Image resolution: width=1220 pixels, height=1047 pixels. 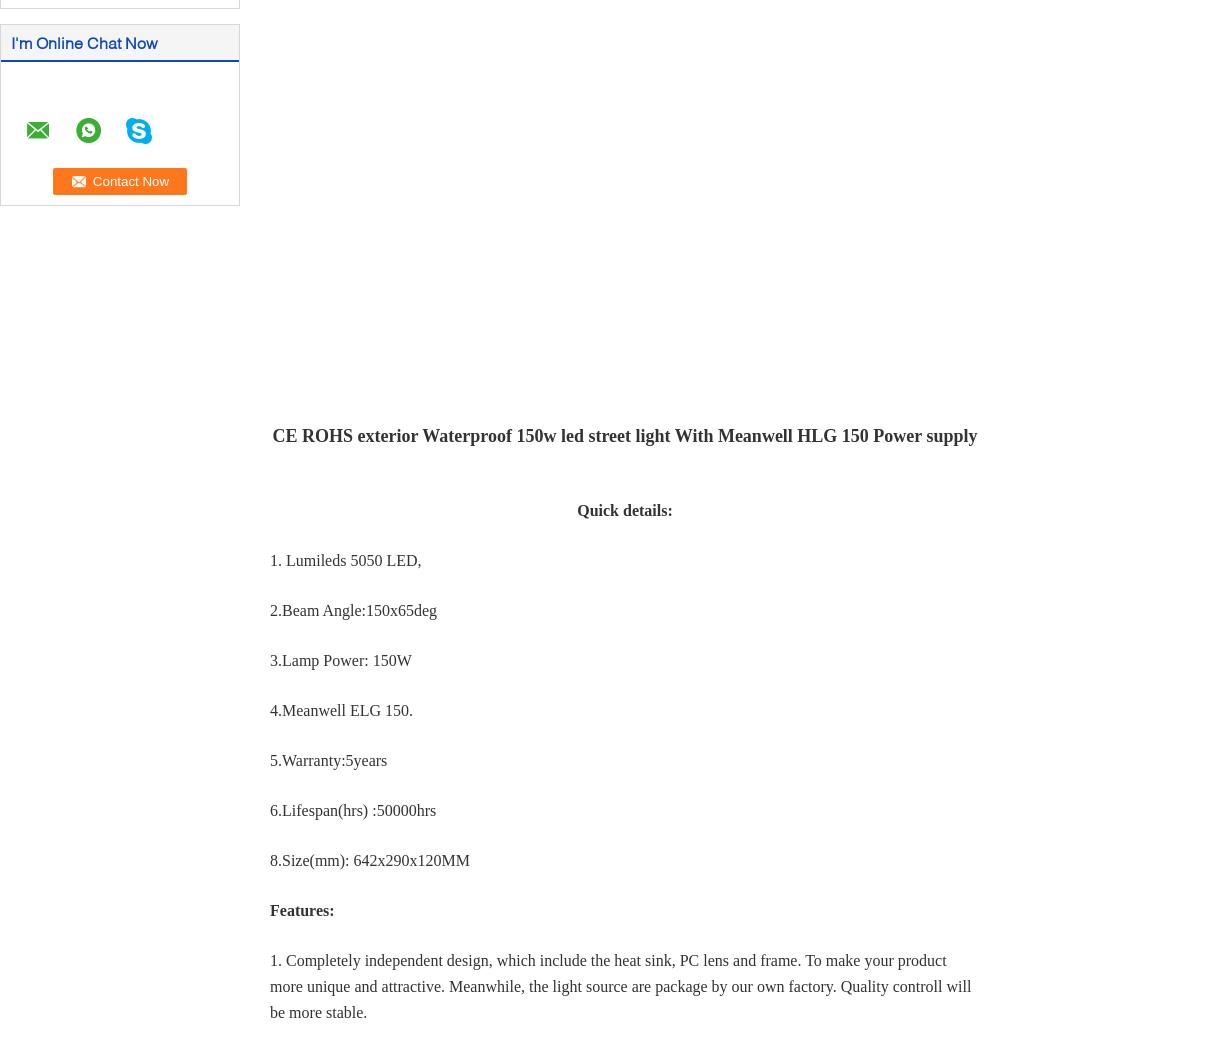 What do you see at coordinates (369, 859) in the screenshot?
I see `'8.Size(mm): 642x290x120MM'` at bounding box center [369, 859].